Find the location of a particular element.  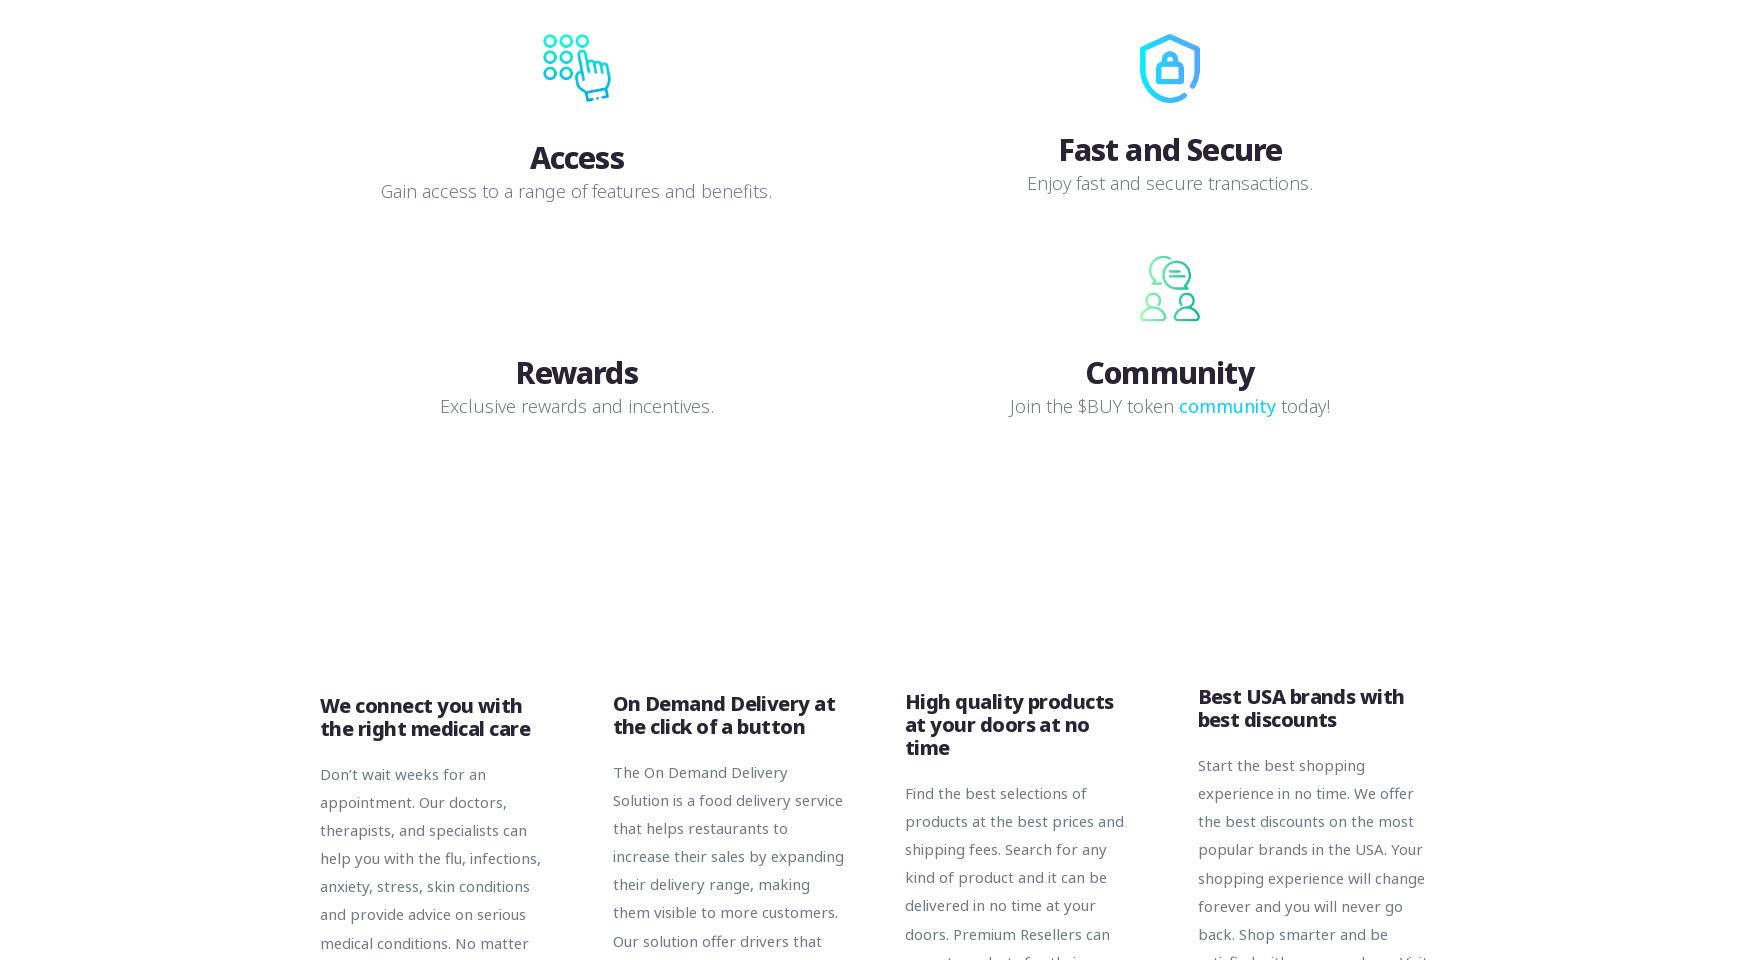

'Gain access to a range of features and benefits.' is located at coordinates (576, 191).